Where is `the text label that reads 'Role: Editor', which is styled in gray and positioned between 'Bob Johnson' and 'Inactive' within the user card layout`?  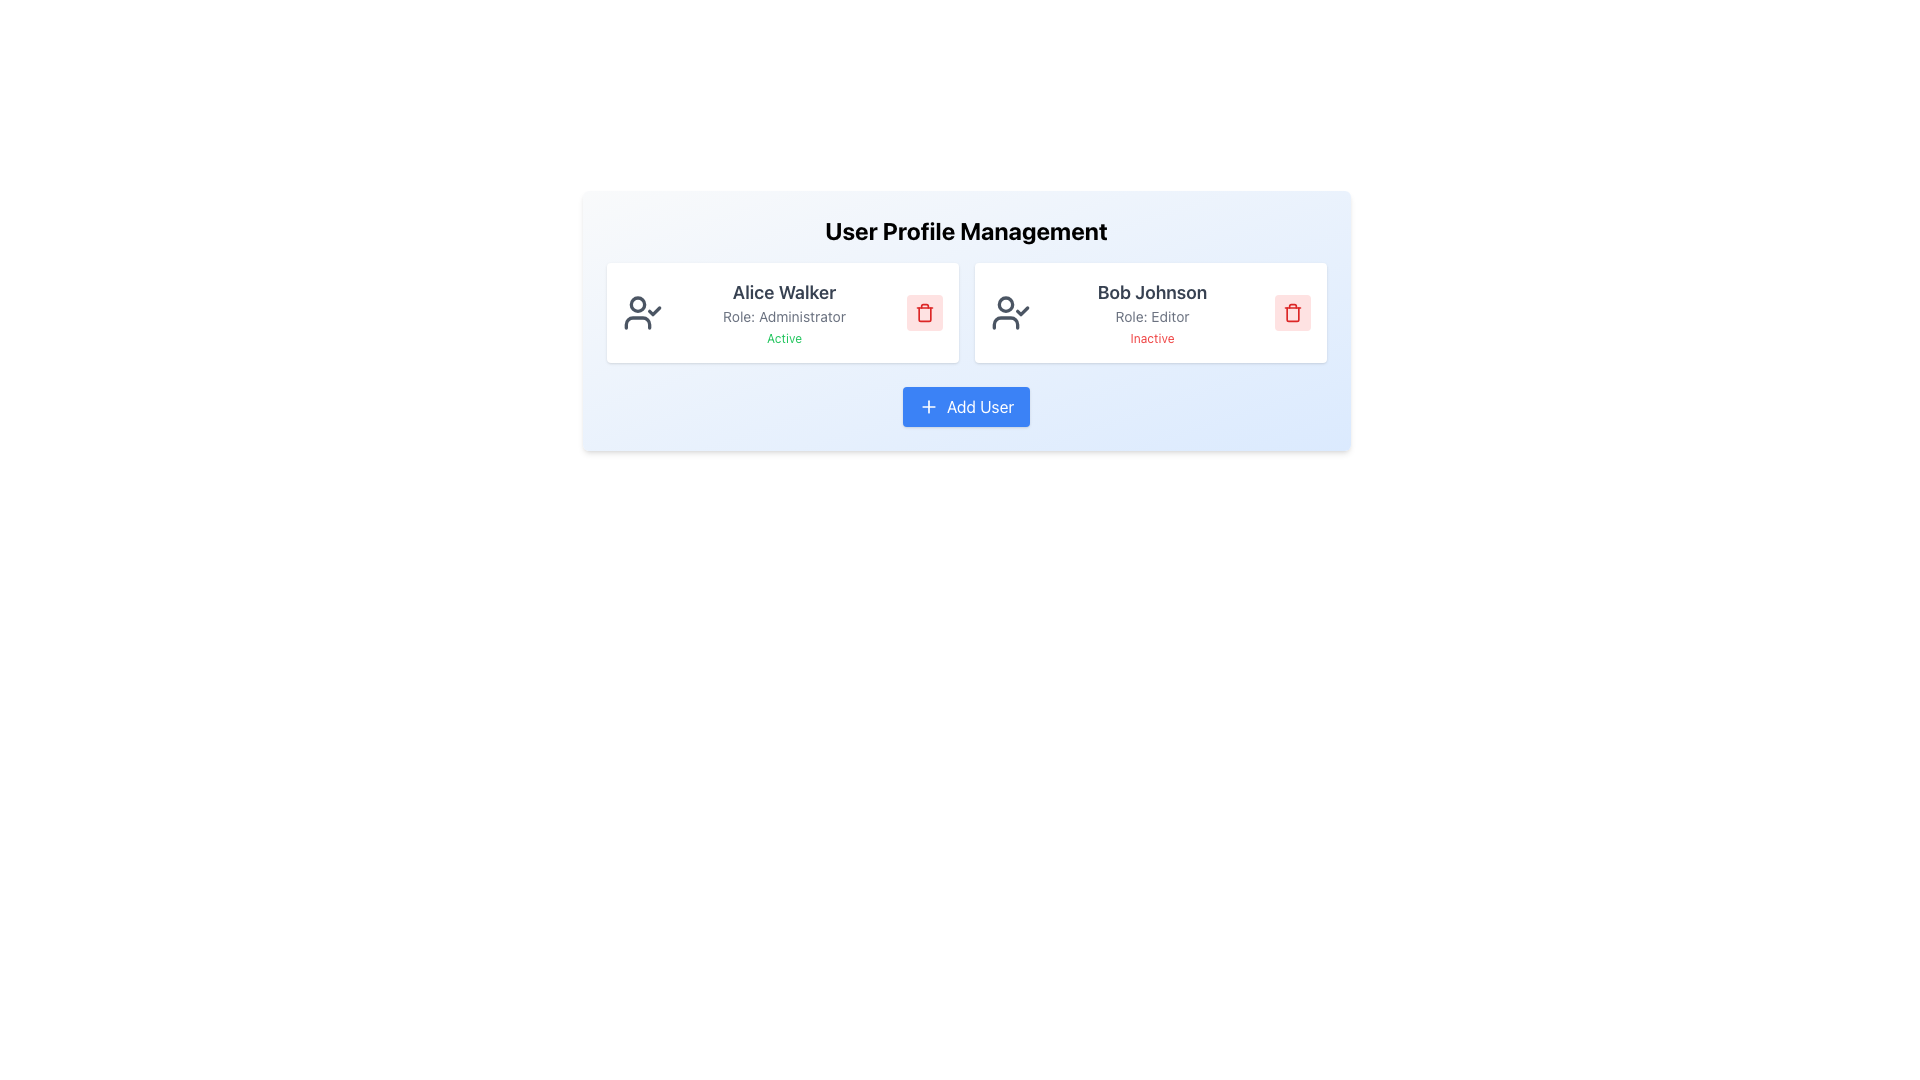
the text label that reads 'Role: Editor', which is styled in gray and positioned between 'Bob Johnson' and 'Inactive' within the user card layout is located at coordinates (1152, 315).